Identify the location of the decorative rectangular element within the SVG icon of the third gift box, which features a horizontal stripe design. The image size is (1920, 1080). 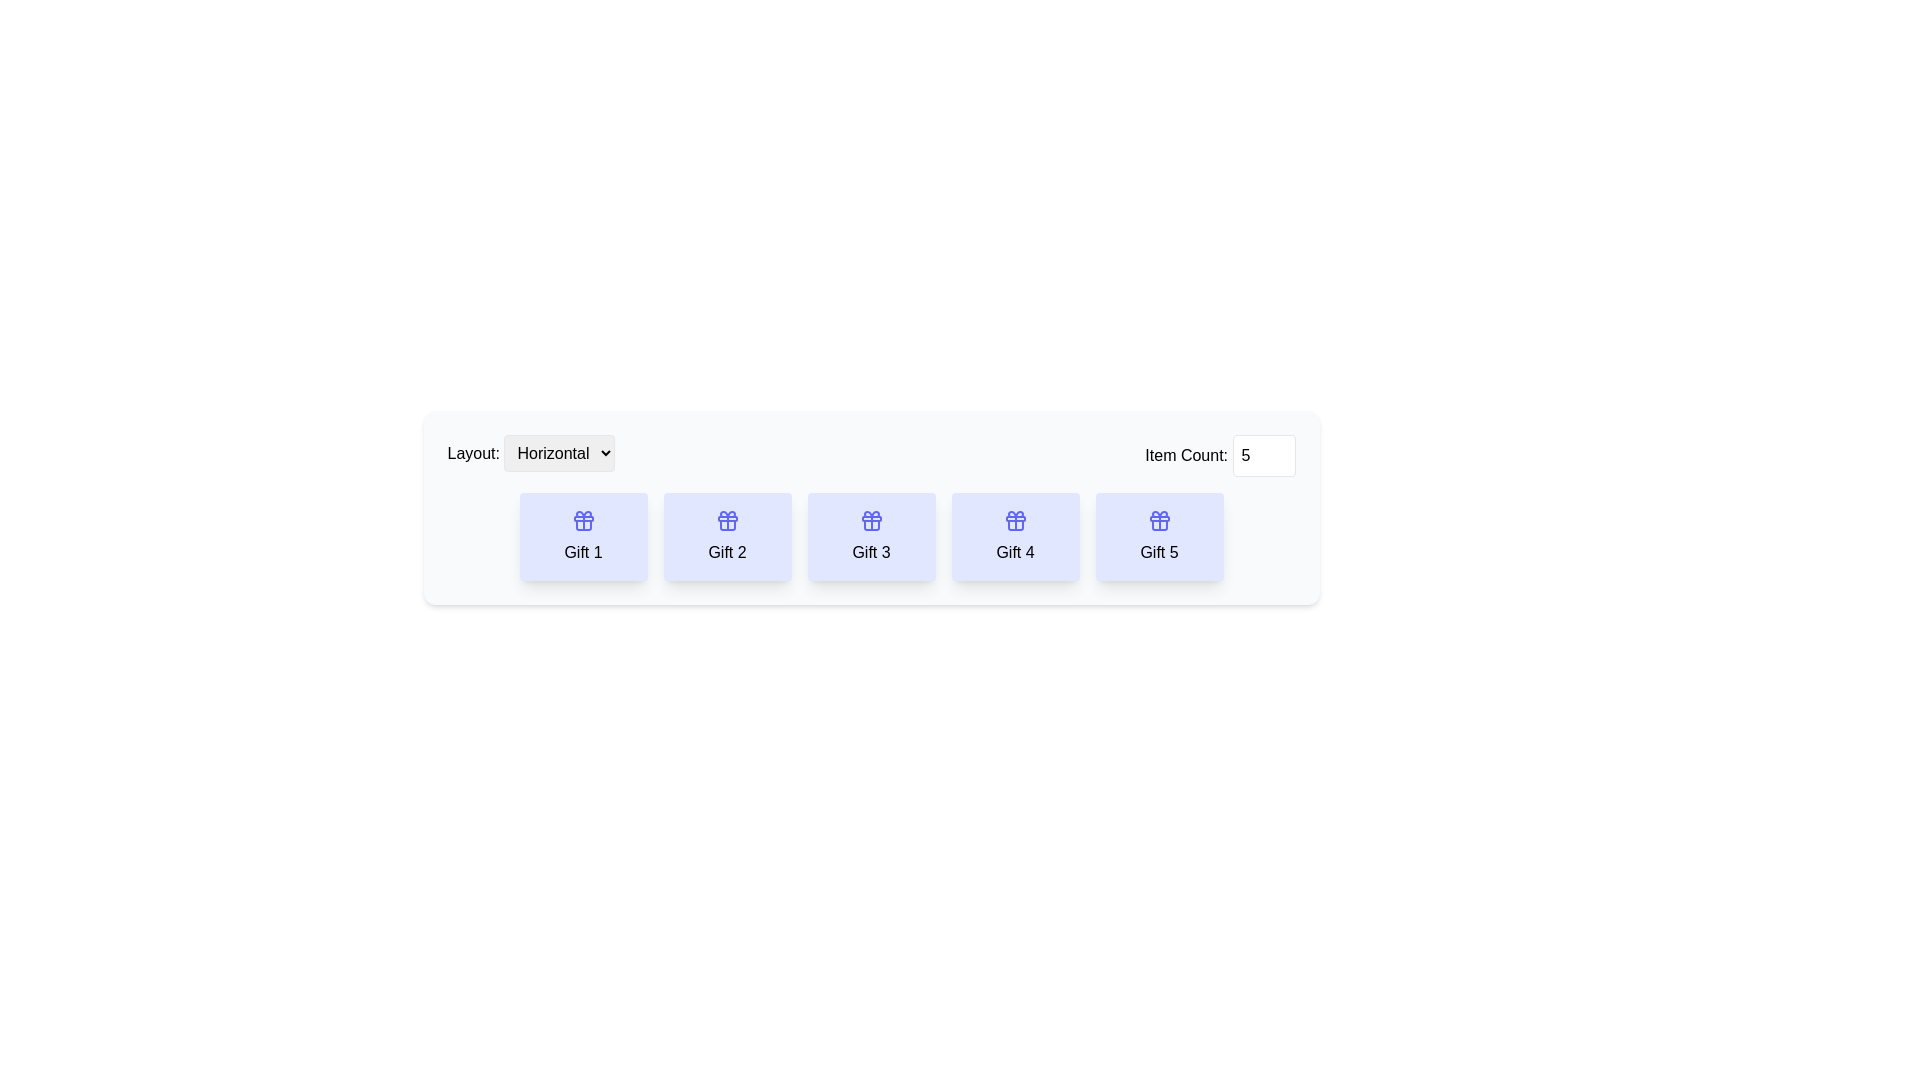
(871, 518).